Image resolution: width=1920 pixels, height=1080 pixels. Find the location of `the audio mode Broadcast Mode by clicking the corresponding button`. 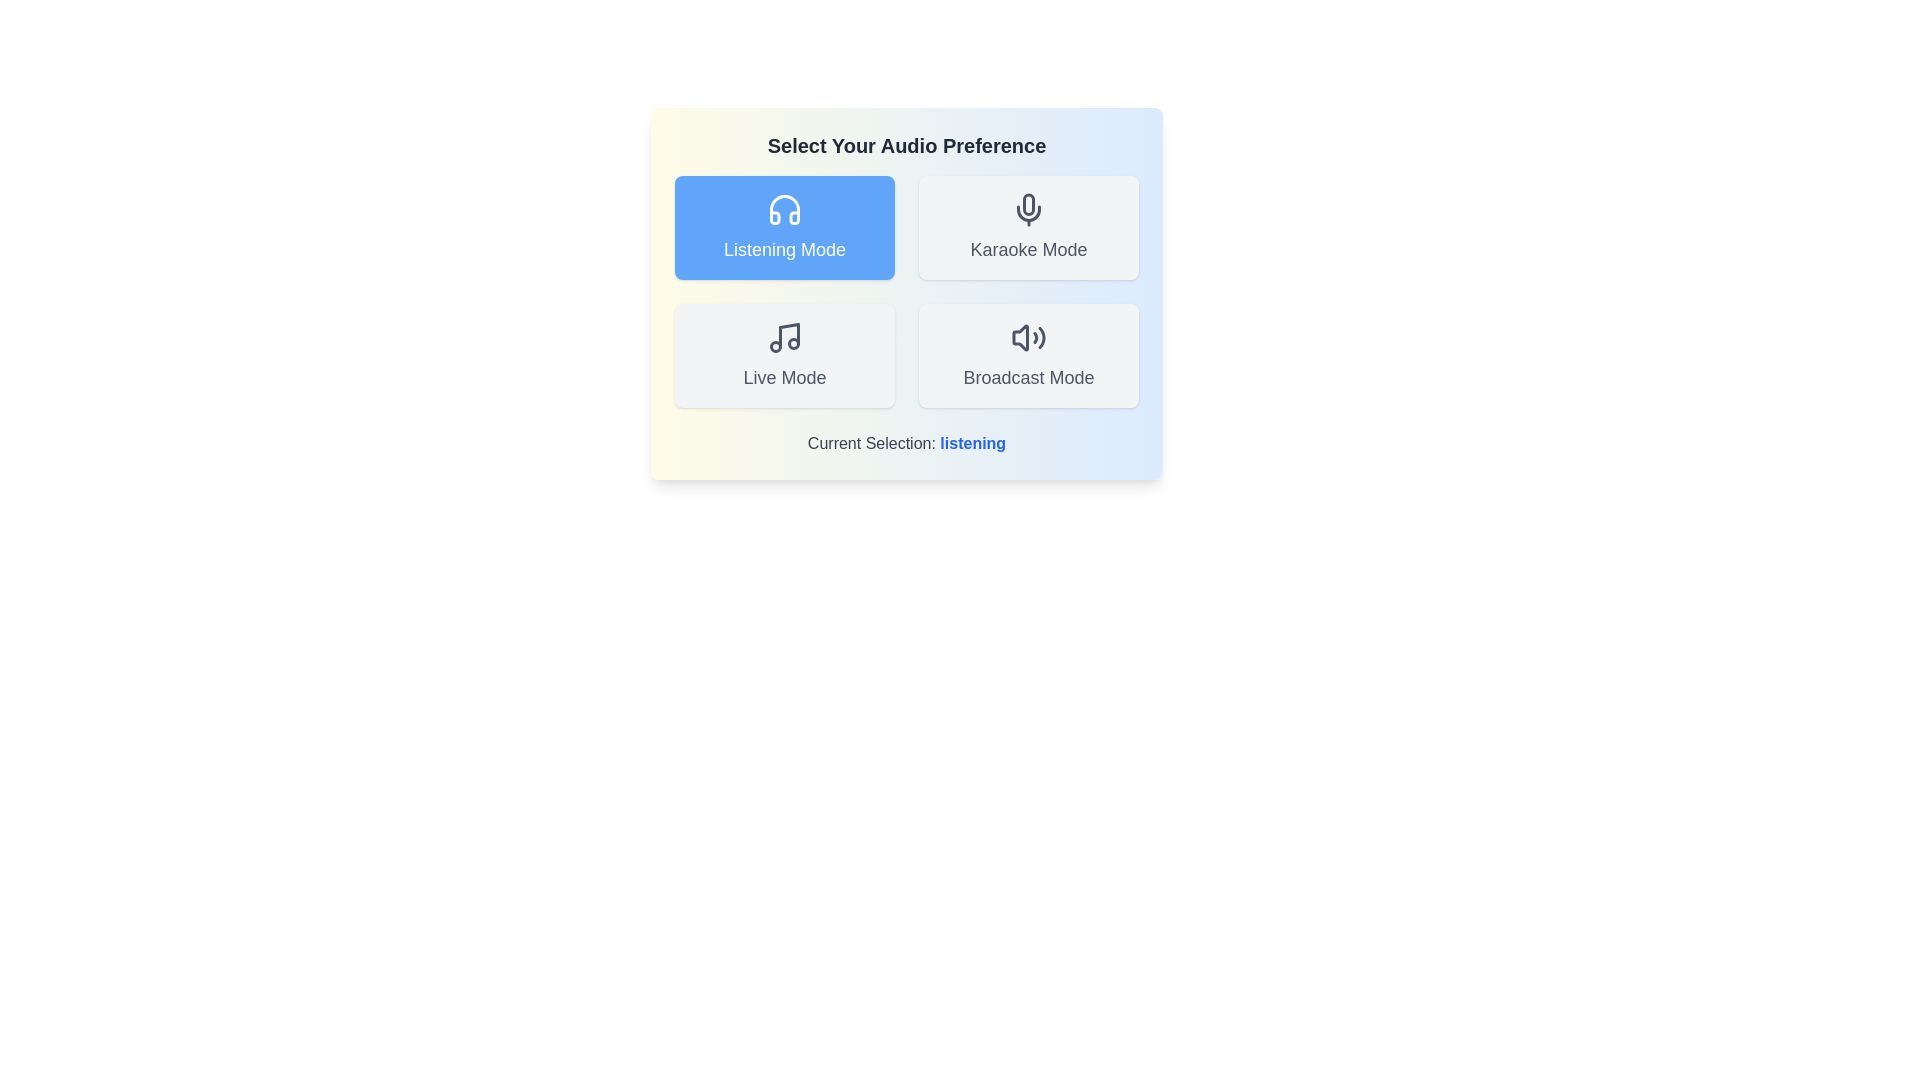

the audio mode Broadcast Mode by clicking the corresponding button is located at coordinates (1028, 354).